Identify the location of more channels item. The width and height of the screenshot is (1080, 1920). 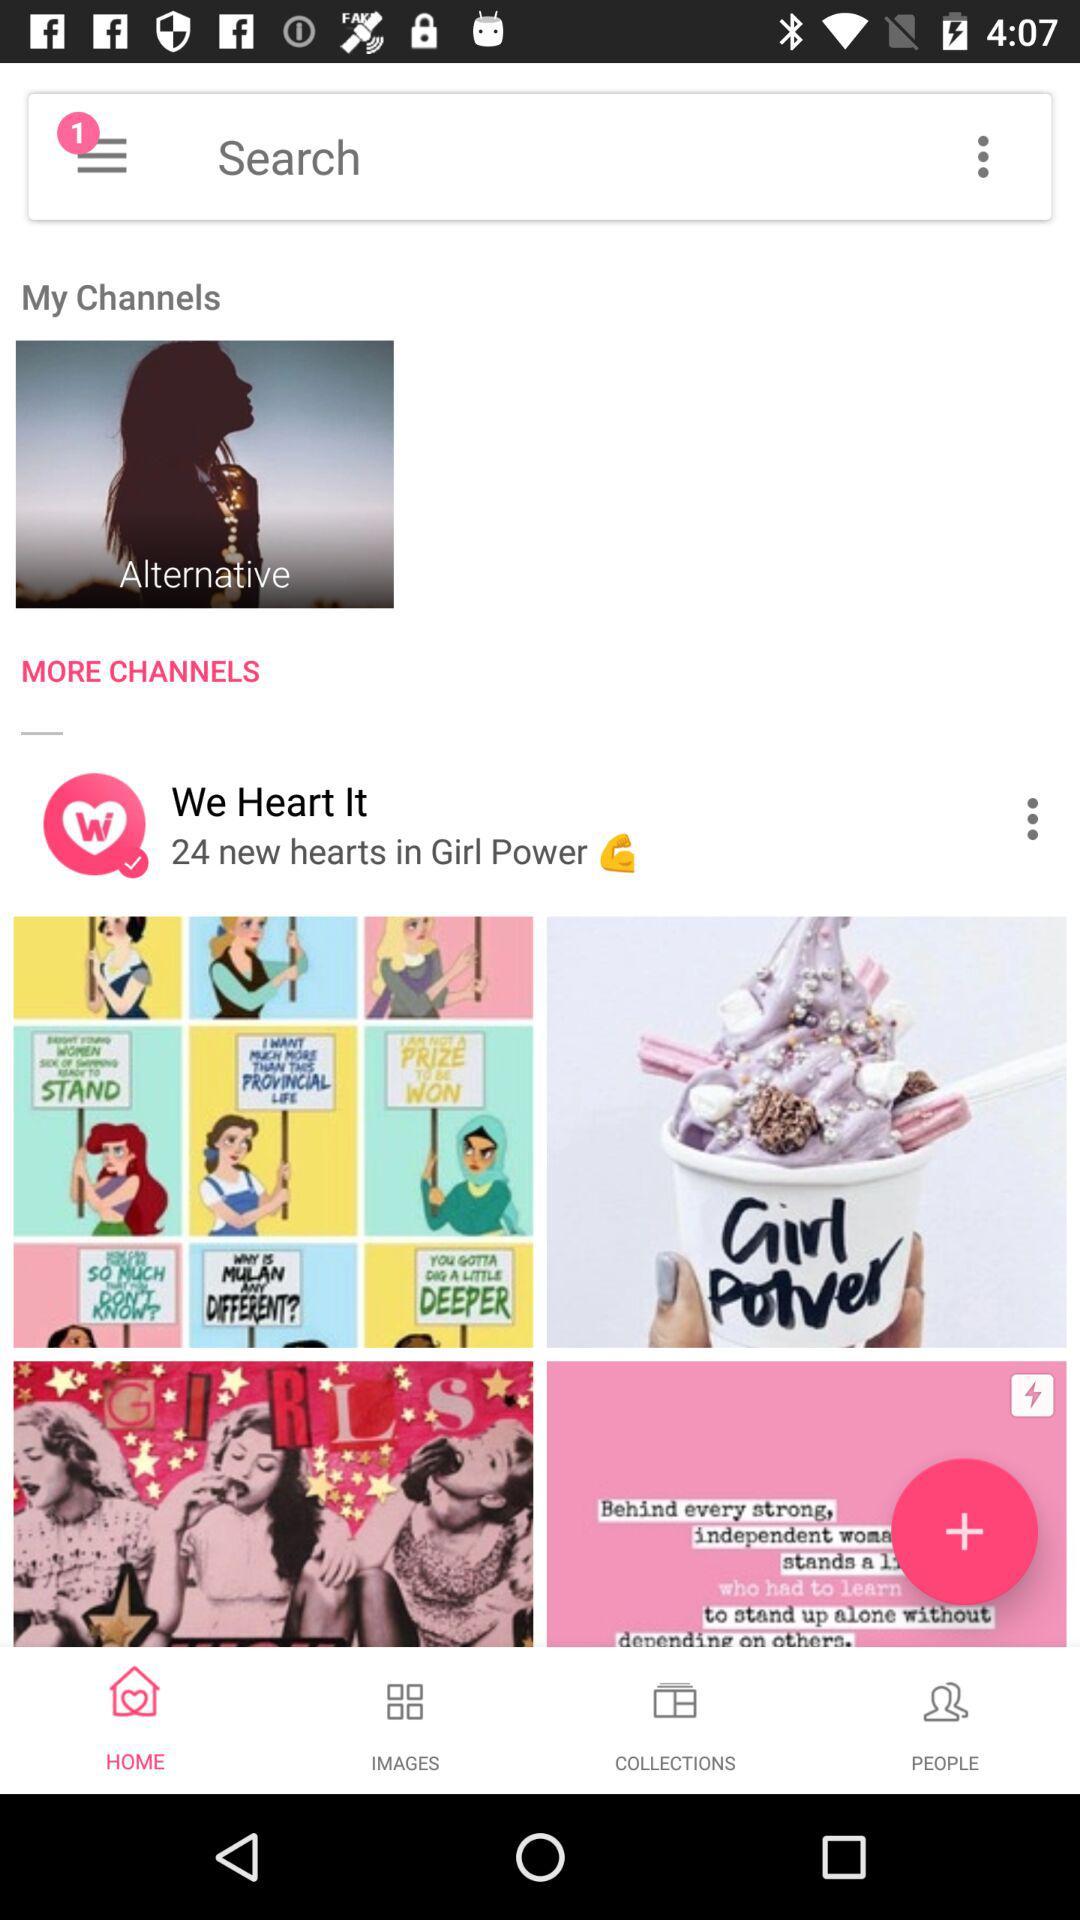
(550, 675).